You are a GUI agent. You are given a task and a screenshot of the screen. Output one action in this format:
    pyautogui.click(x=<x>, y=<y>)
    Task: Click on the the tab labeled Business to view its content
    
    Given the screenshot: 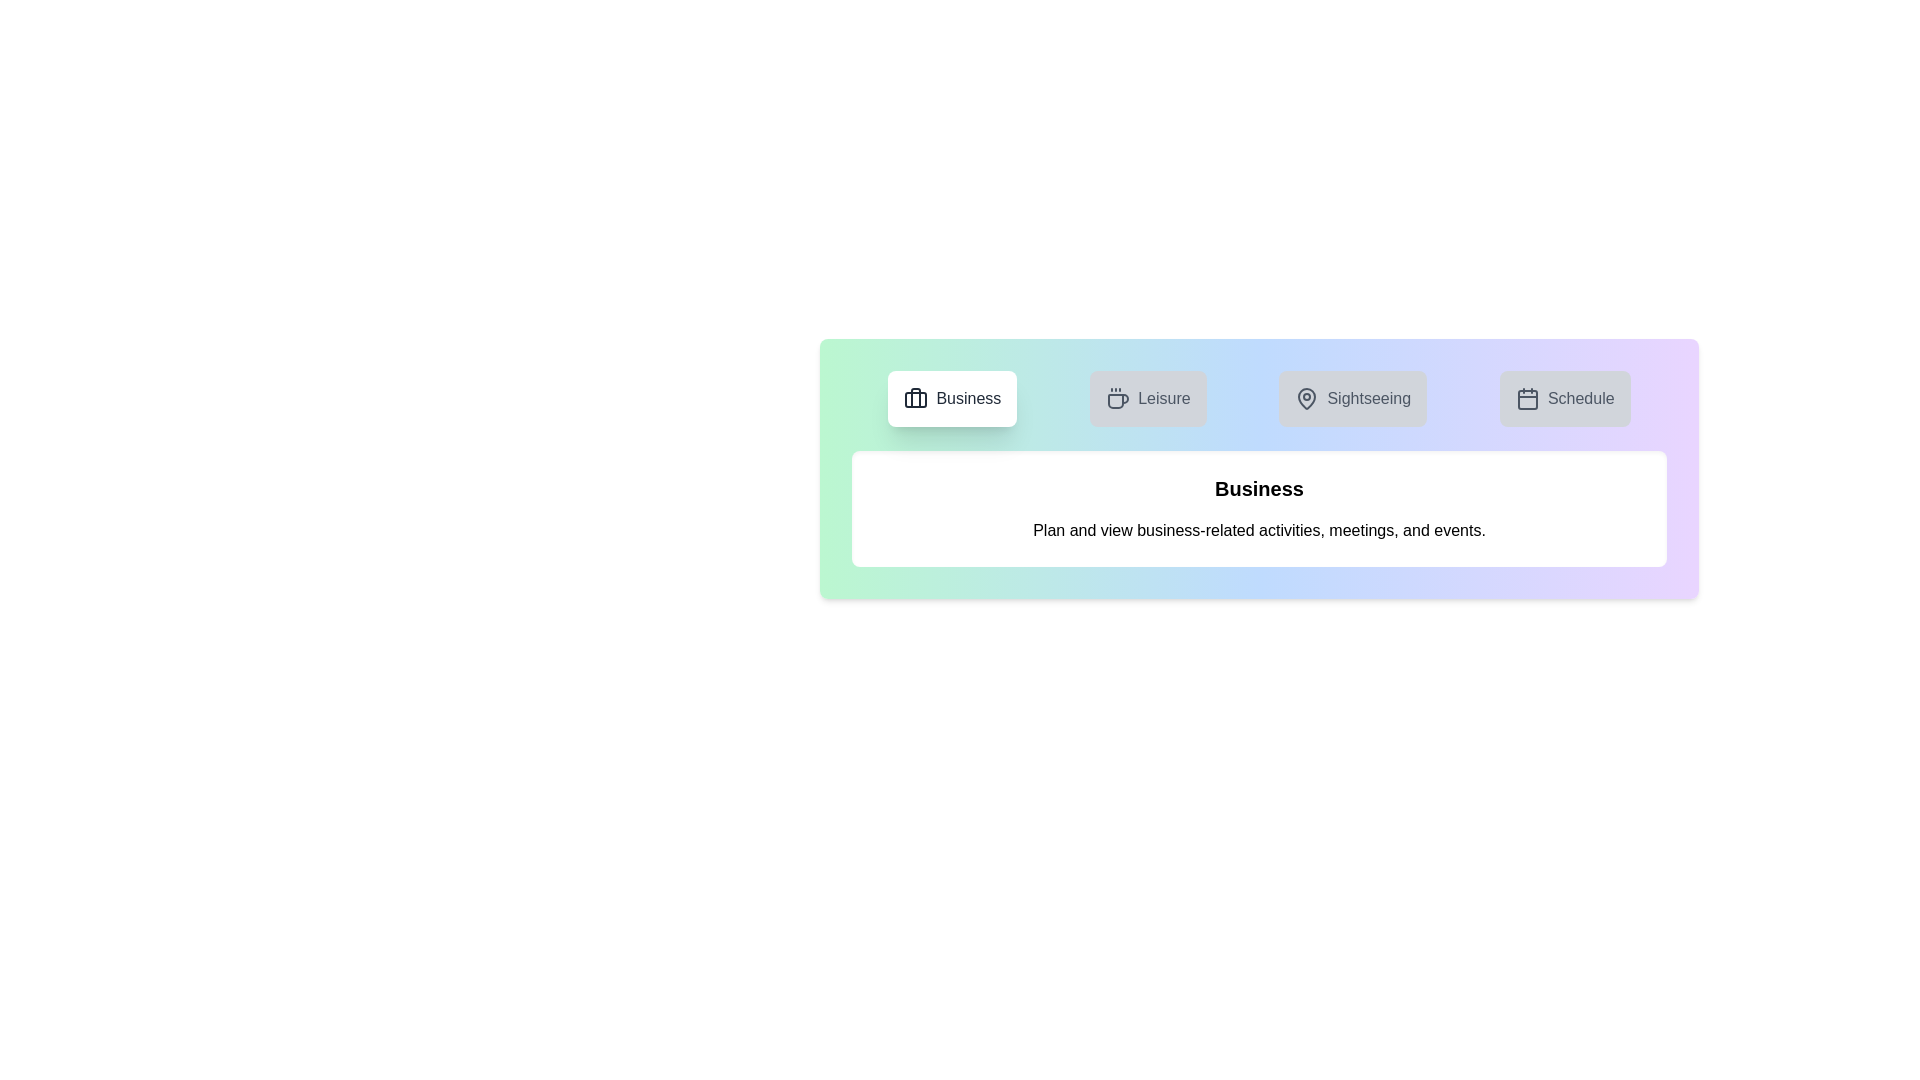 What is the action you would take?
    pyautogui.click(x=951, y=398)
    